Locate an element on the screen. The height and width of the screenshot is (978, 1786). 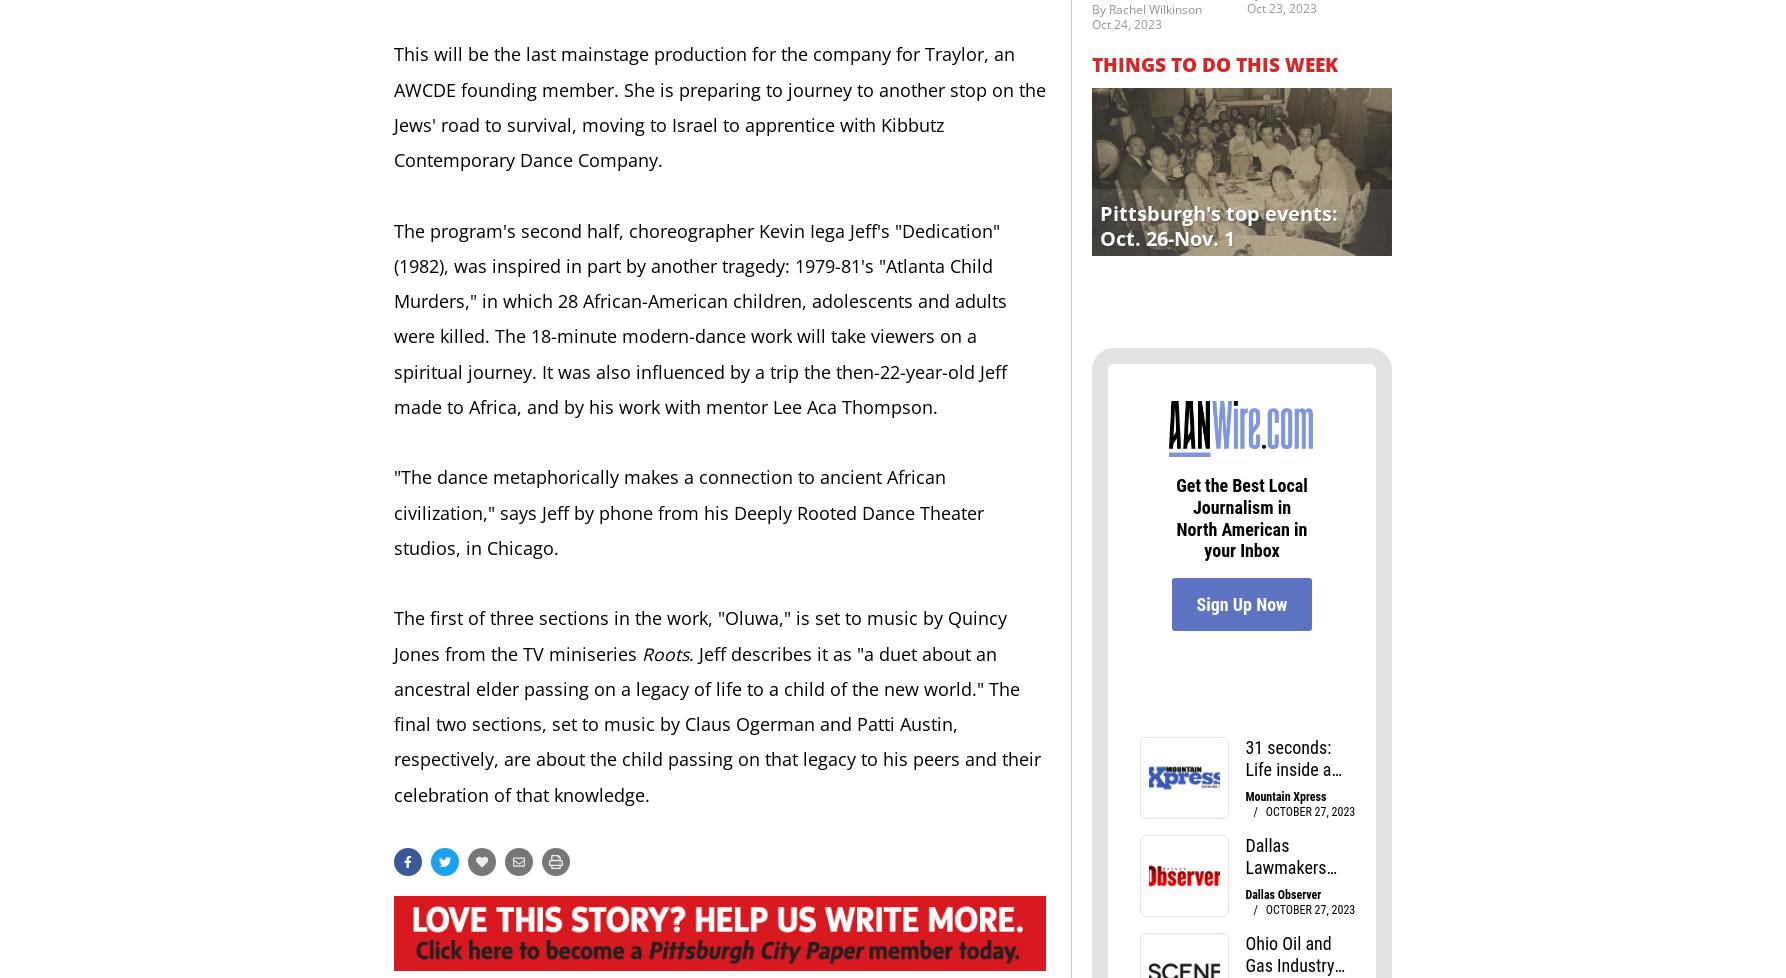
'. Jeff describes it as "a duet about an ancestral elder passing on a legacy of life to a child of the new world." The final two sections, set to music by Claus Ogerman and Patti Austin, respectively, are about the child passing on that legacy to his peers and their celebration of that knowledge.' is located at coordinates (717, 723).